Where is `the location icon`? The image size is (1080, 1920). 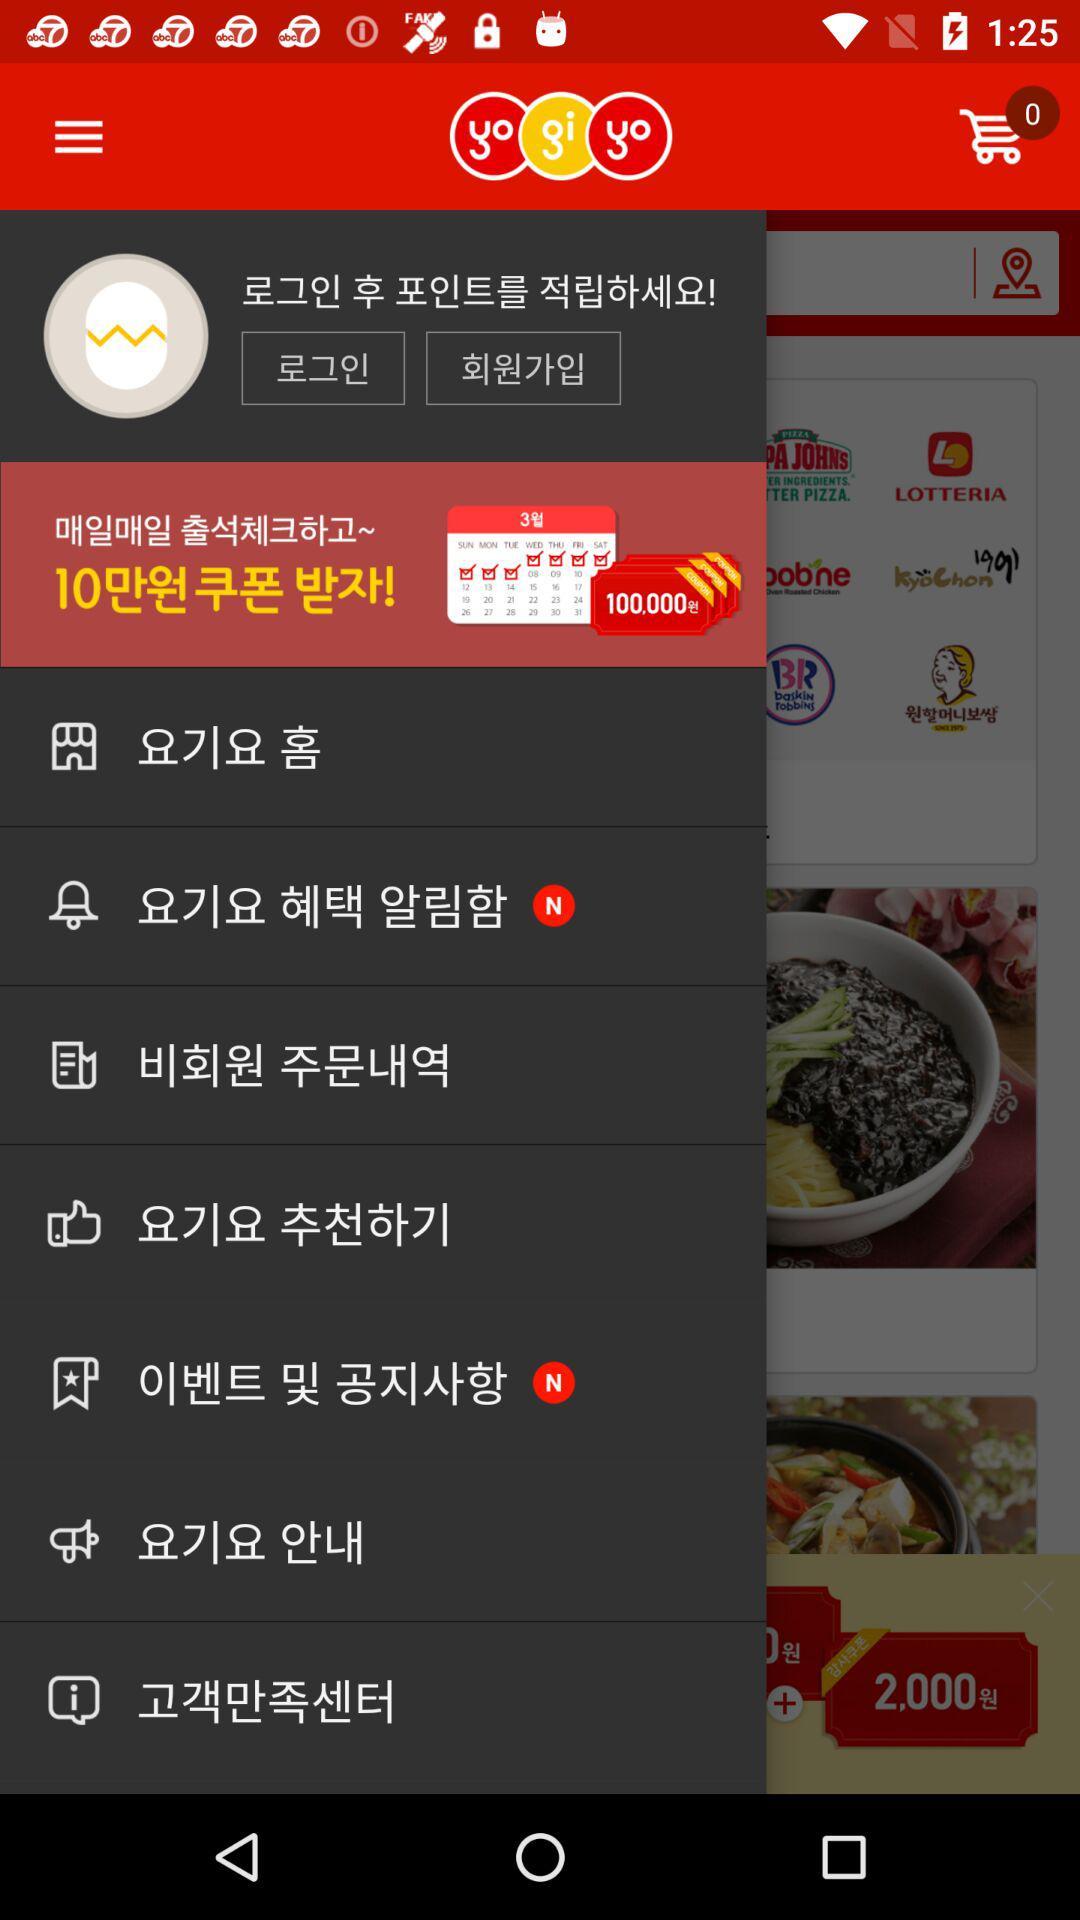 the location icon is located at coordinates (1015, 272).